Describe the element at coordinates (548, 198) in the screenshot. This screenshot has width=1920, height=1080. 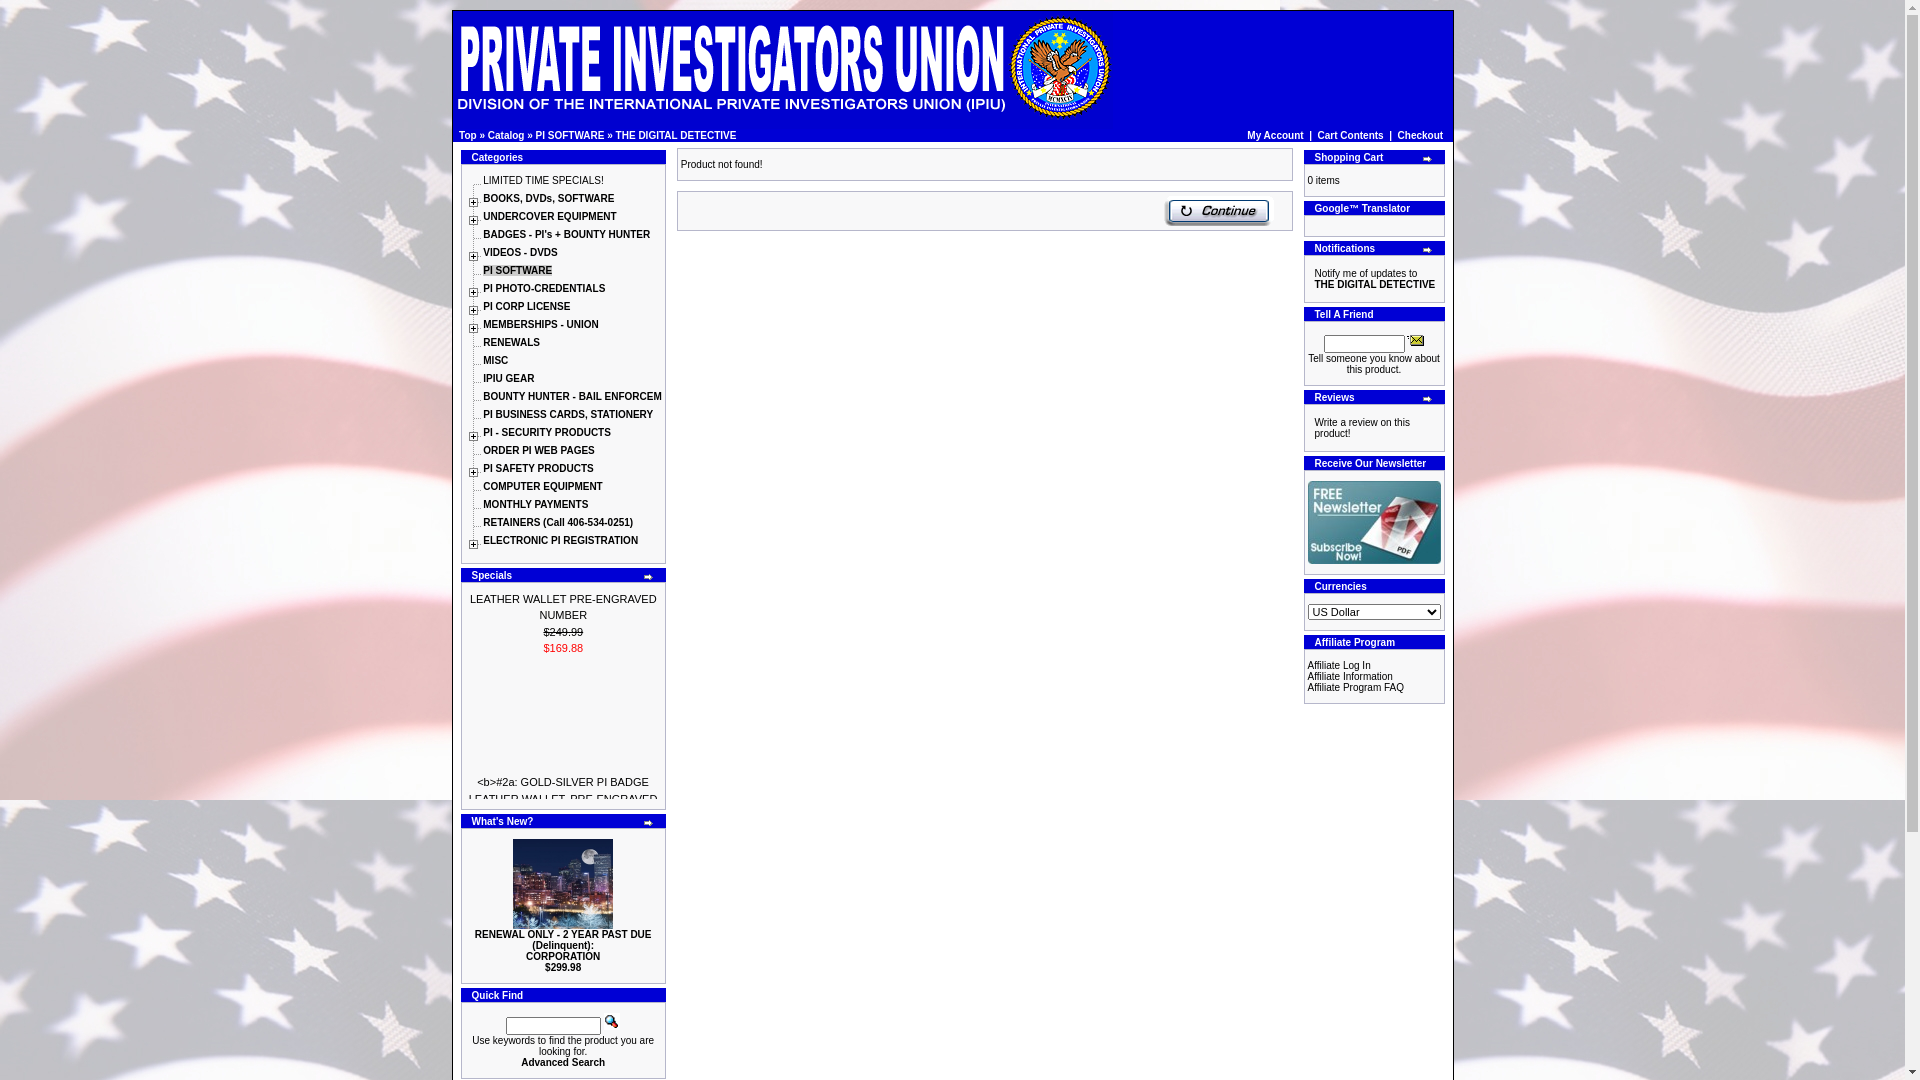
I see `'BOOKS, DVDs, SOFTWARE'` at that location.